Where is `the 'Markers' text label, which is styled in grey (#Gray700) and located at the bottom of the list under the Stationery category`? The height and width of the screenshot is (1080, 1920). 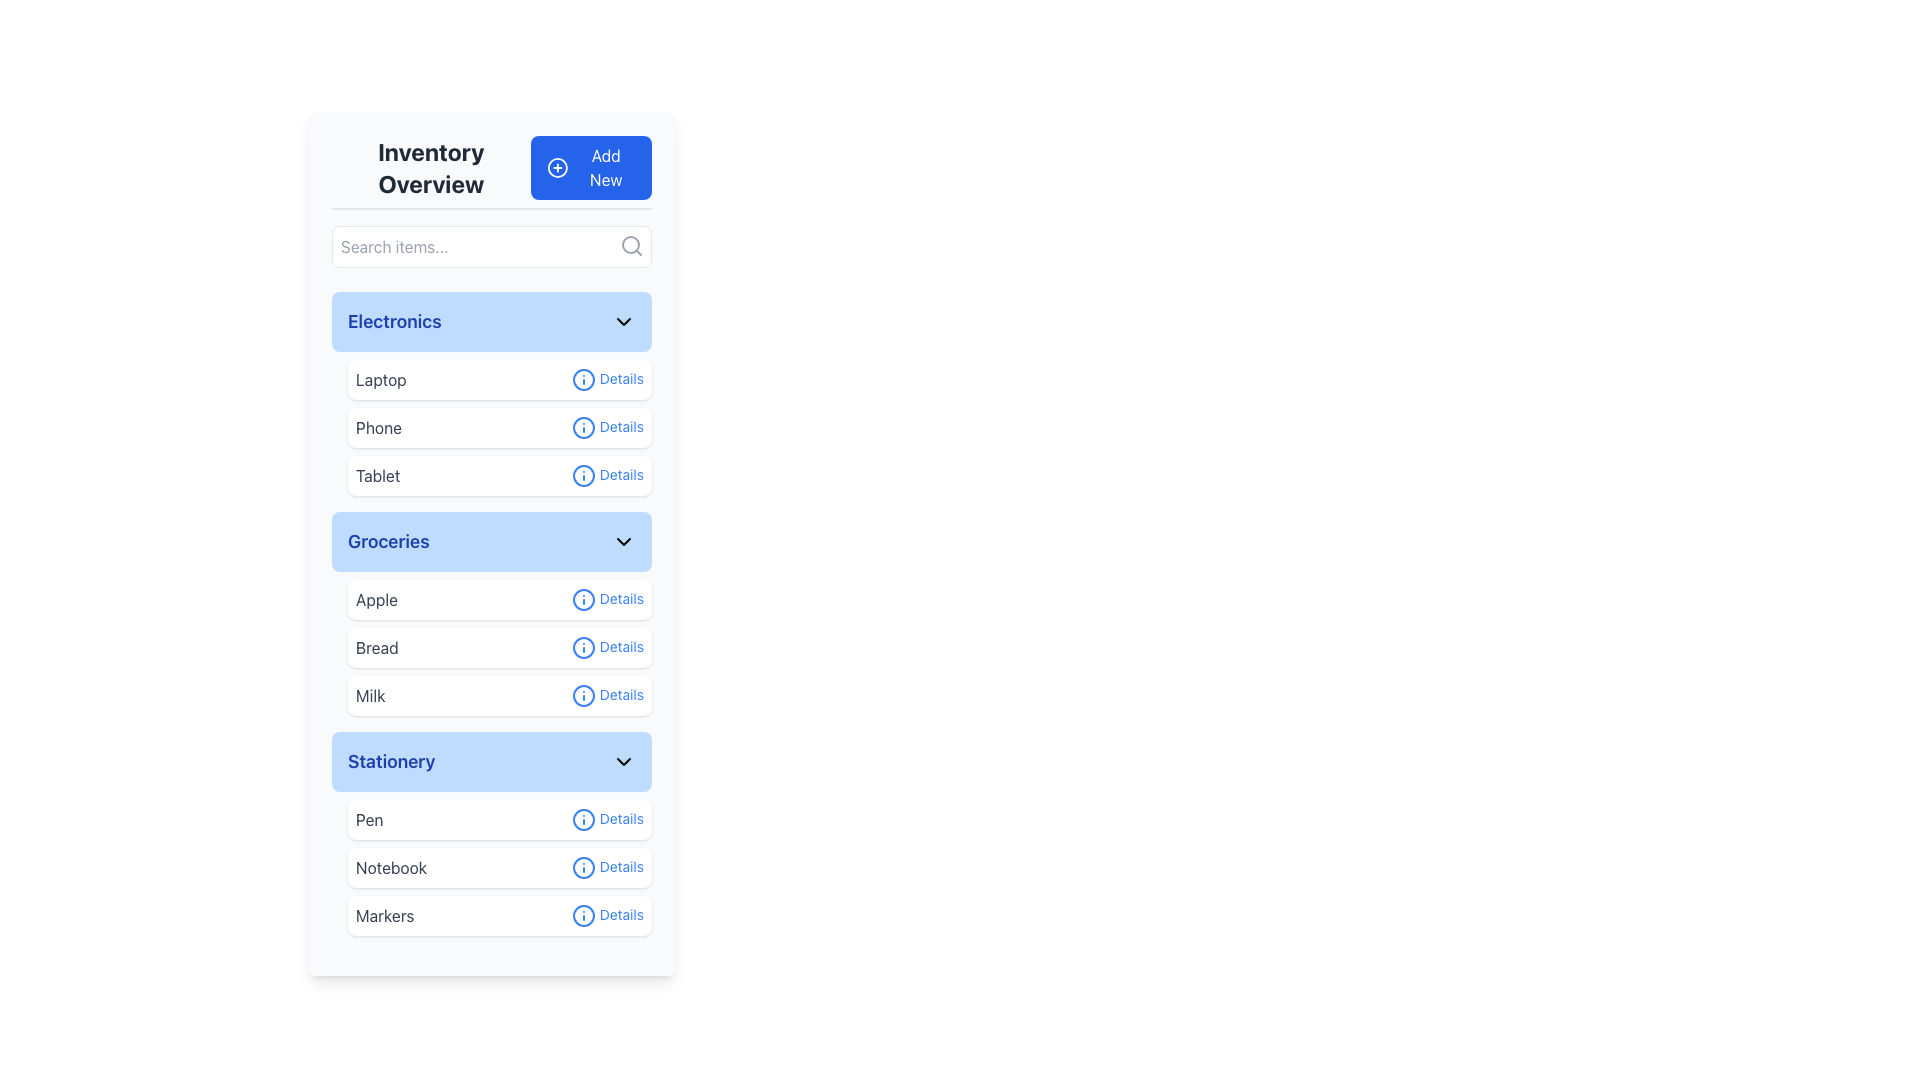
the 'Markers' text label, which is styled in grey (#Gray700) and located at the bottom of the list under the Stationery category is located at coordinates (385, 915).